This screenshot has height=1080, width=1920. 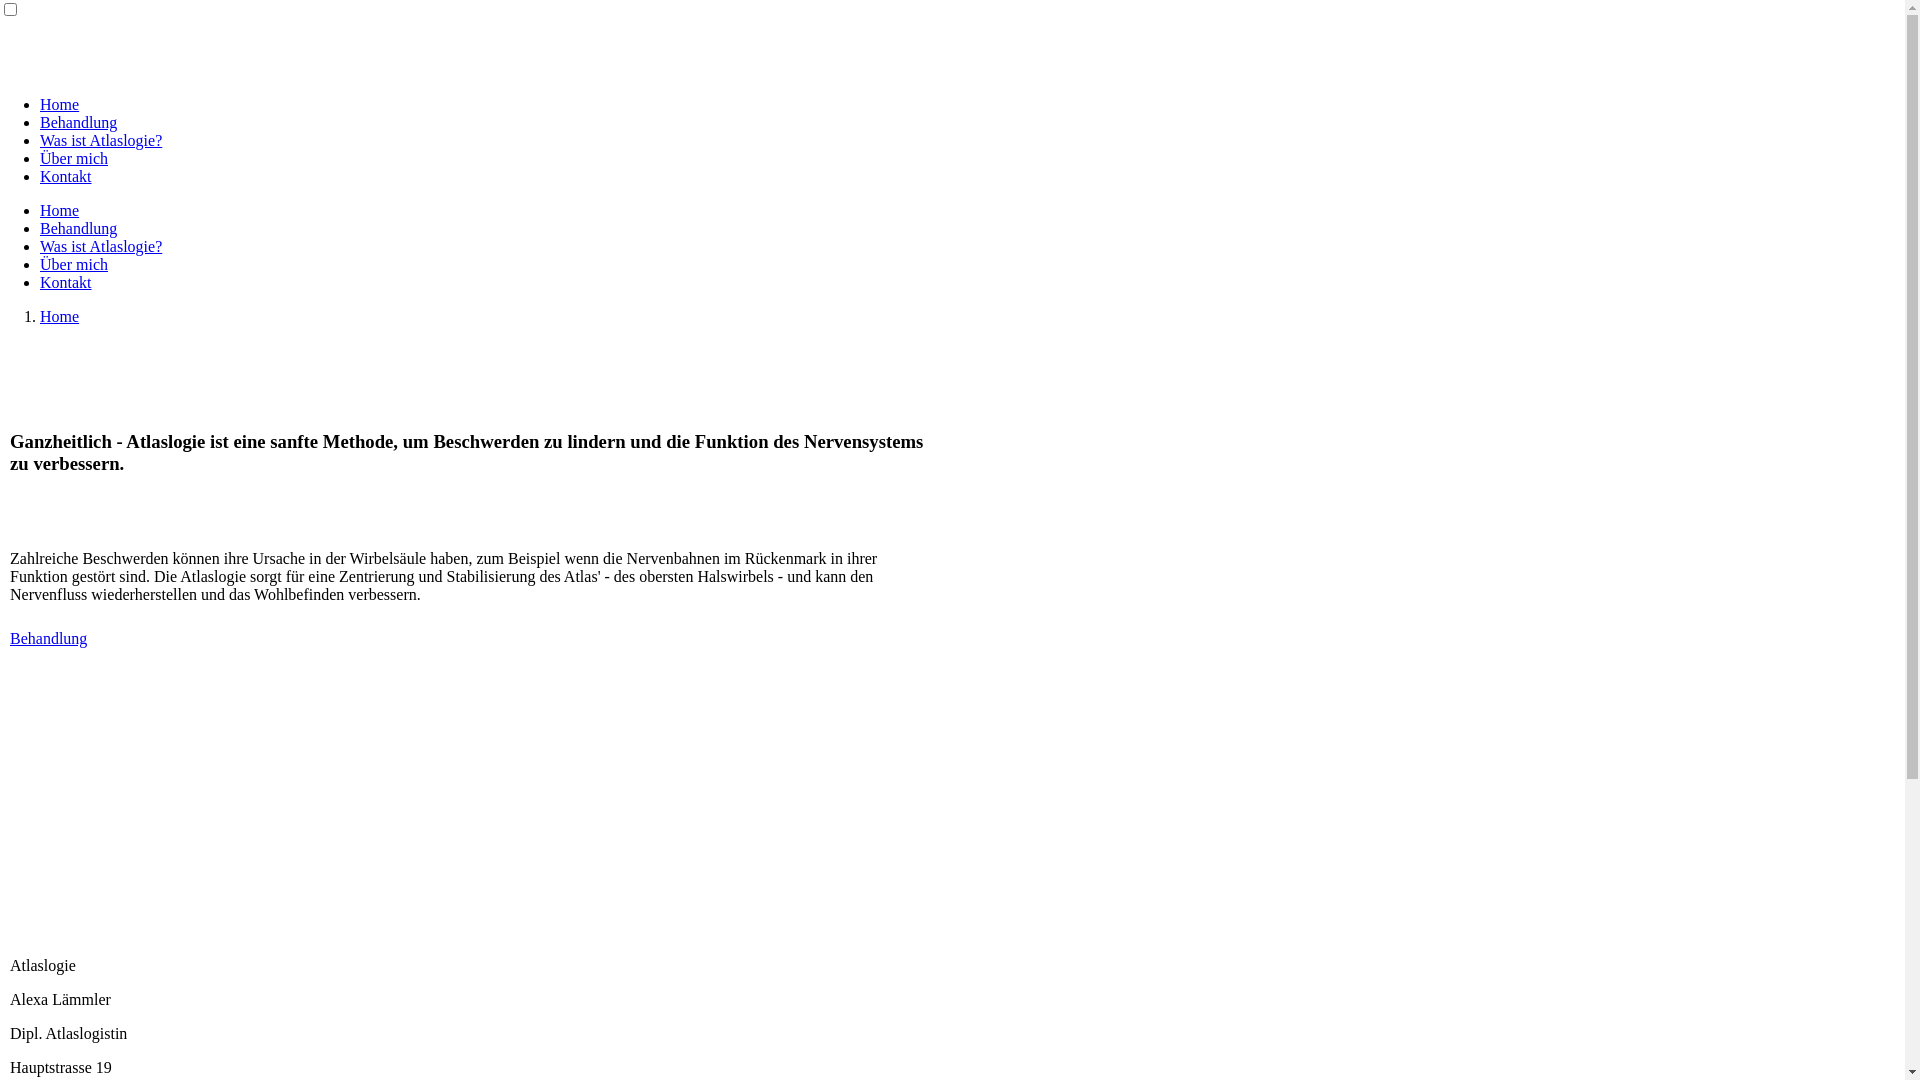 I want to click on 'Behandlung', so click(x=78, y=122).